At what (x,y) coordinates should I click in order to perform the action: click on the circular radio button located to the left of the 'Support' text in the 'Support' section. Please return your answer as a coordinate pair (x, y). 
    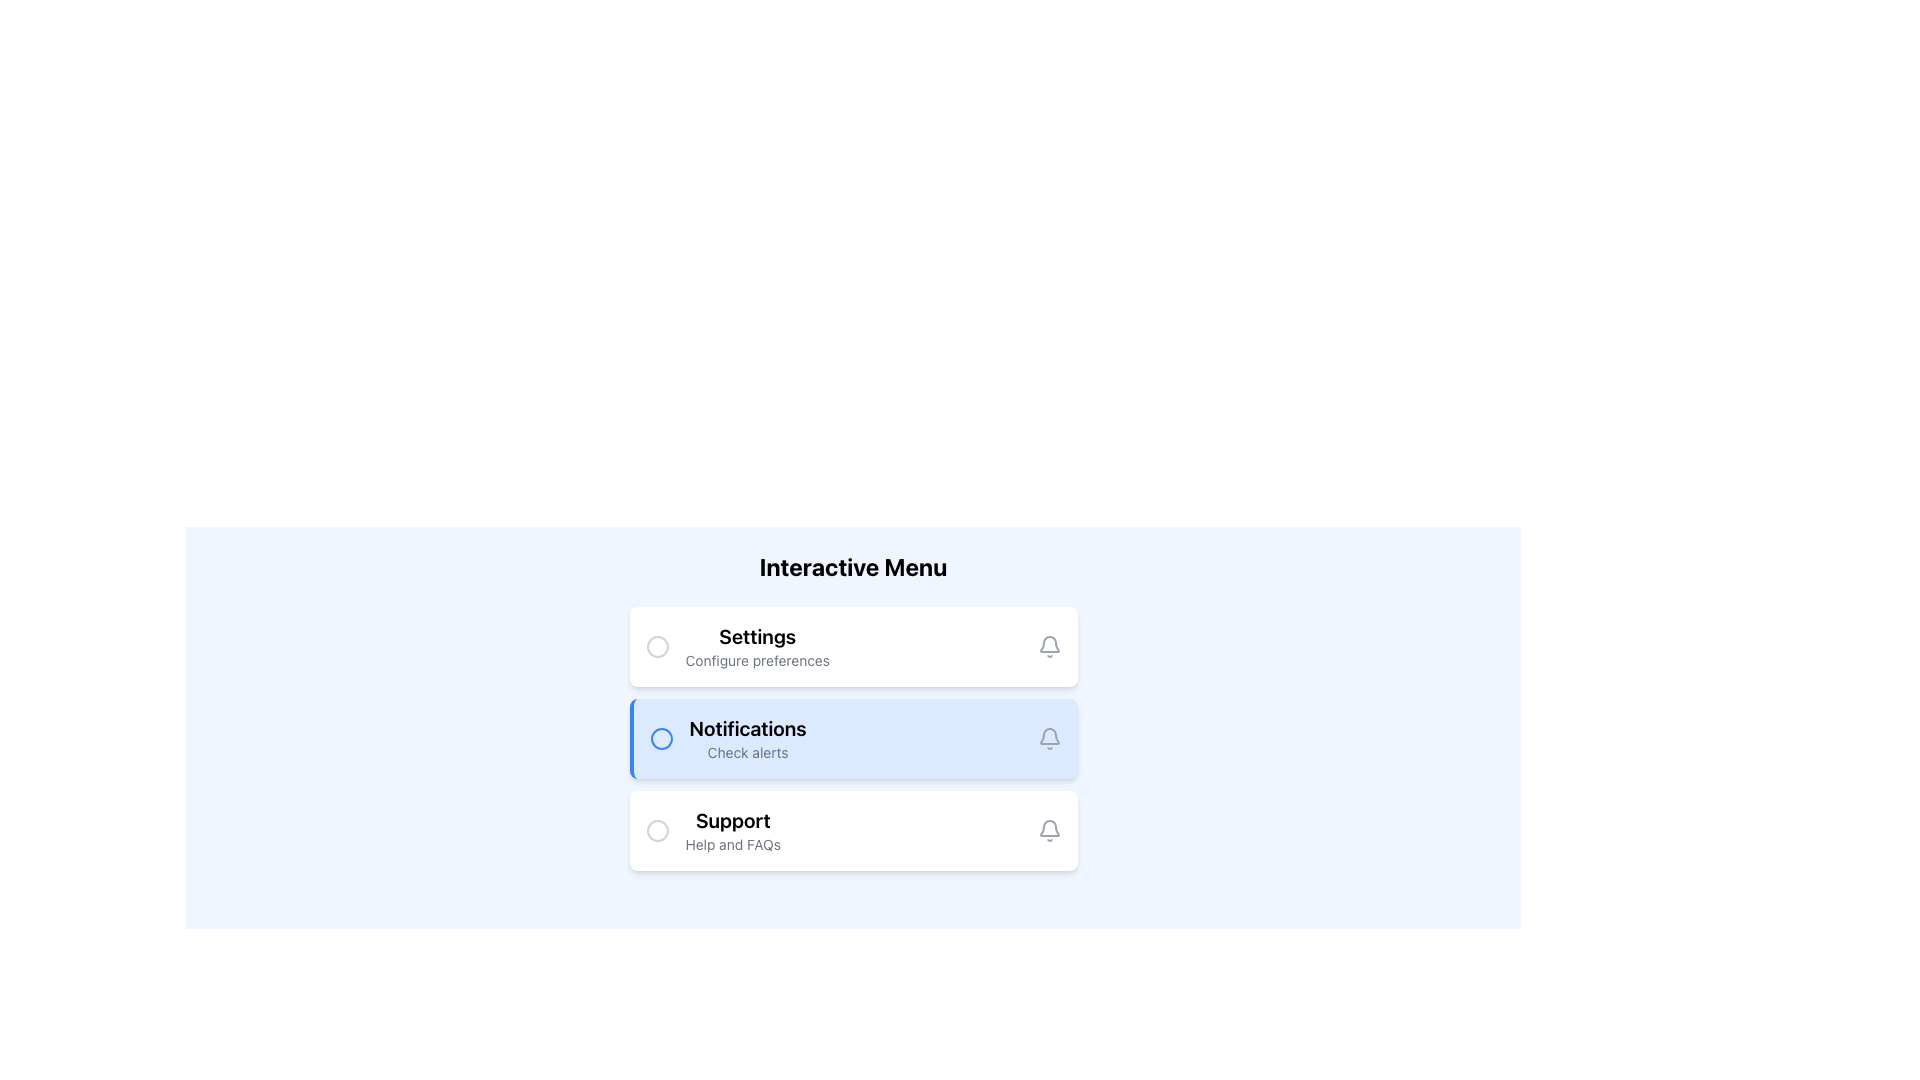
    Looking at the image, I should click on (657, 830).